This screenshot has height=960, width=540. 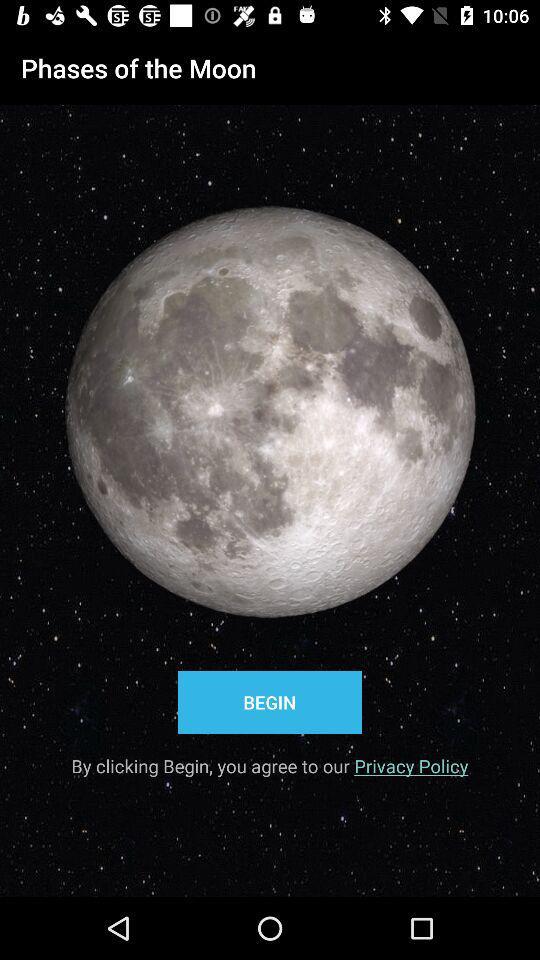 I want to click on the icon below begin icon, so click(x=269, y=758).